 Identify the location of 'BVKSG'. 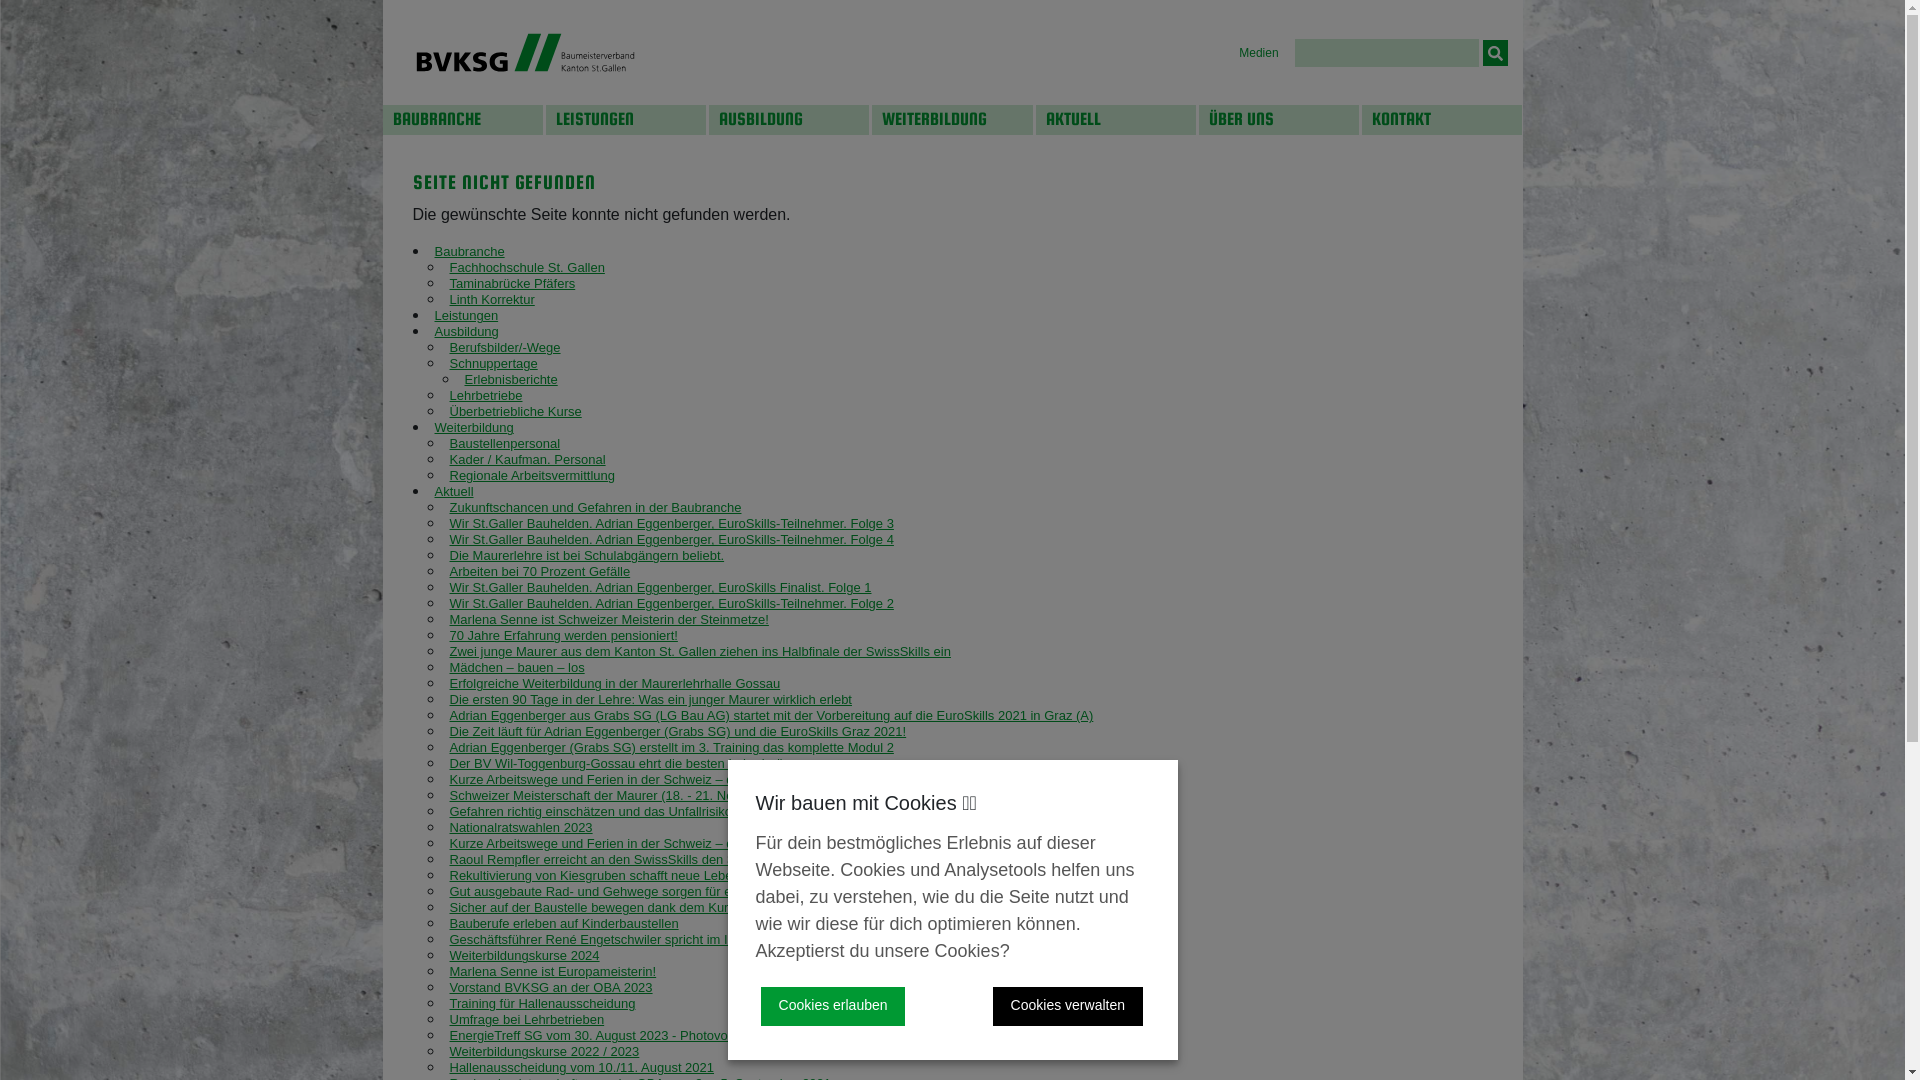
(524, 51).